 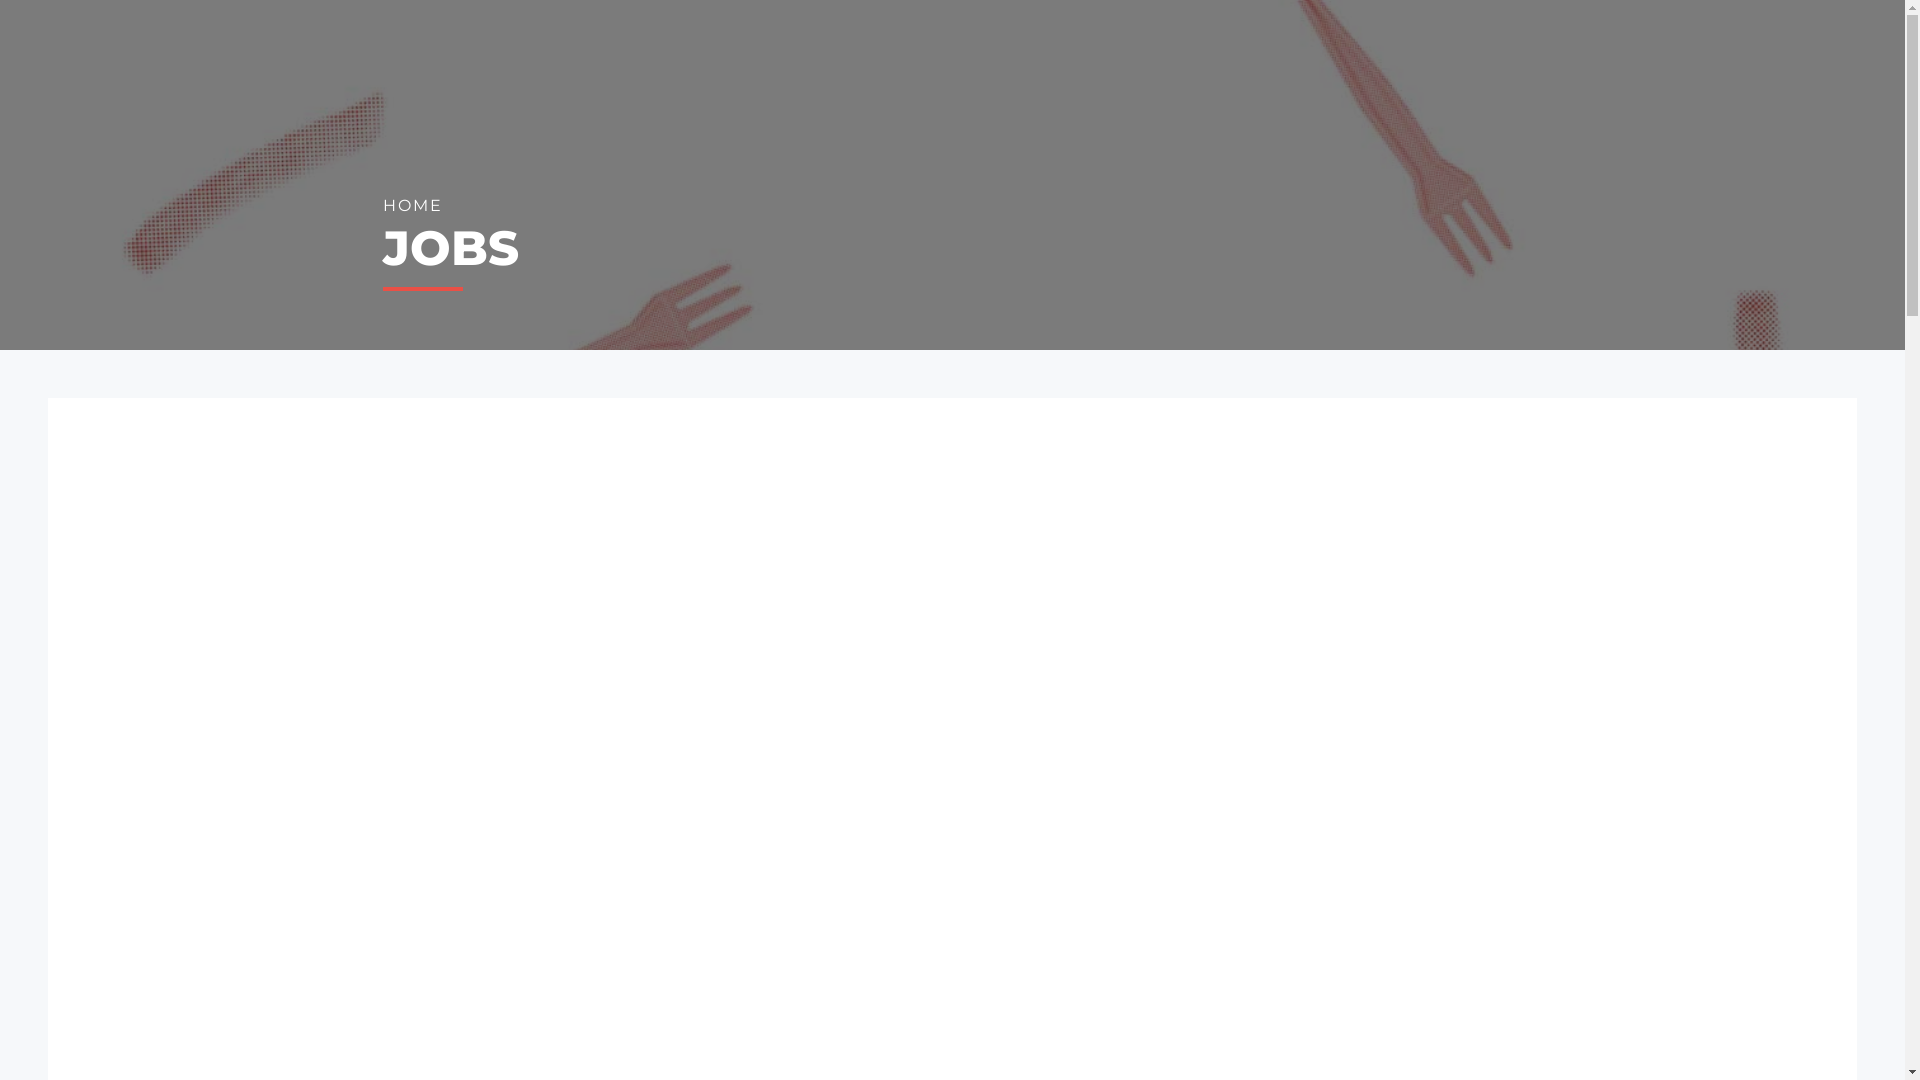 I want to click on 'HOME', so click(x=411, y=206).